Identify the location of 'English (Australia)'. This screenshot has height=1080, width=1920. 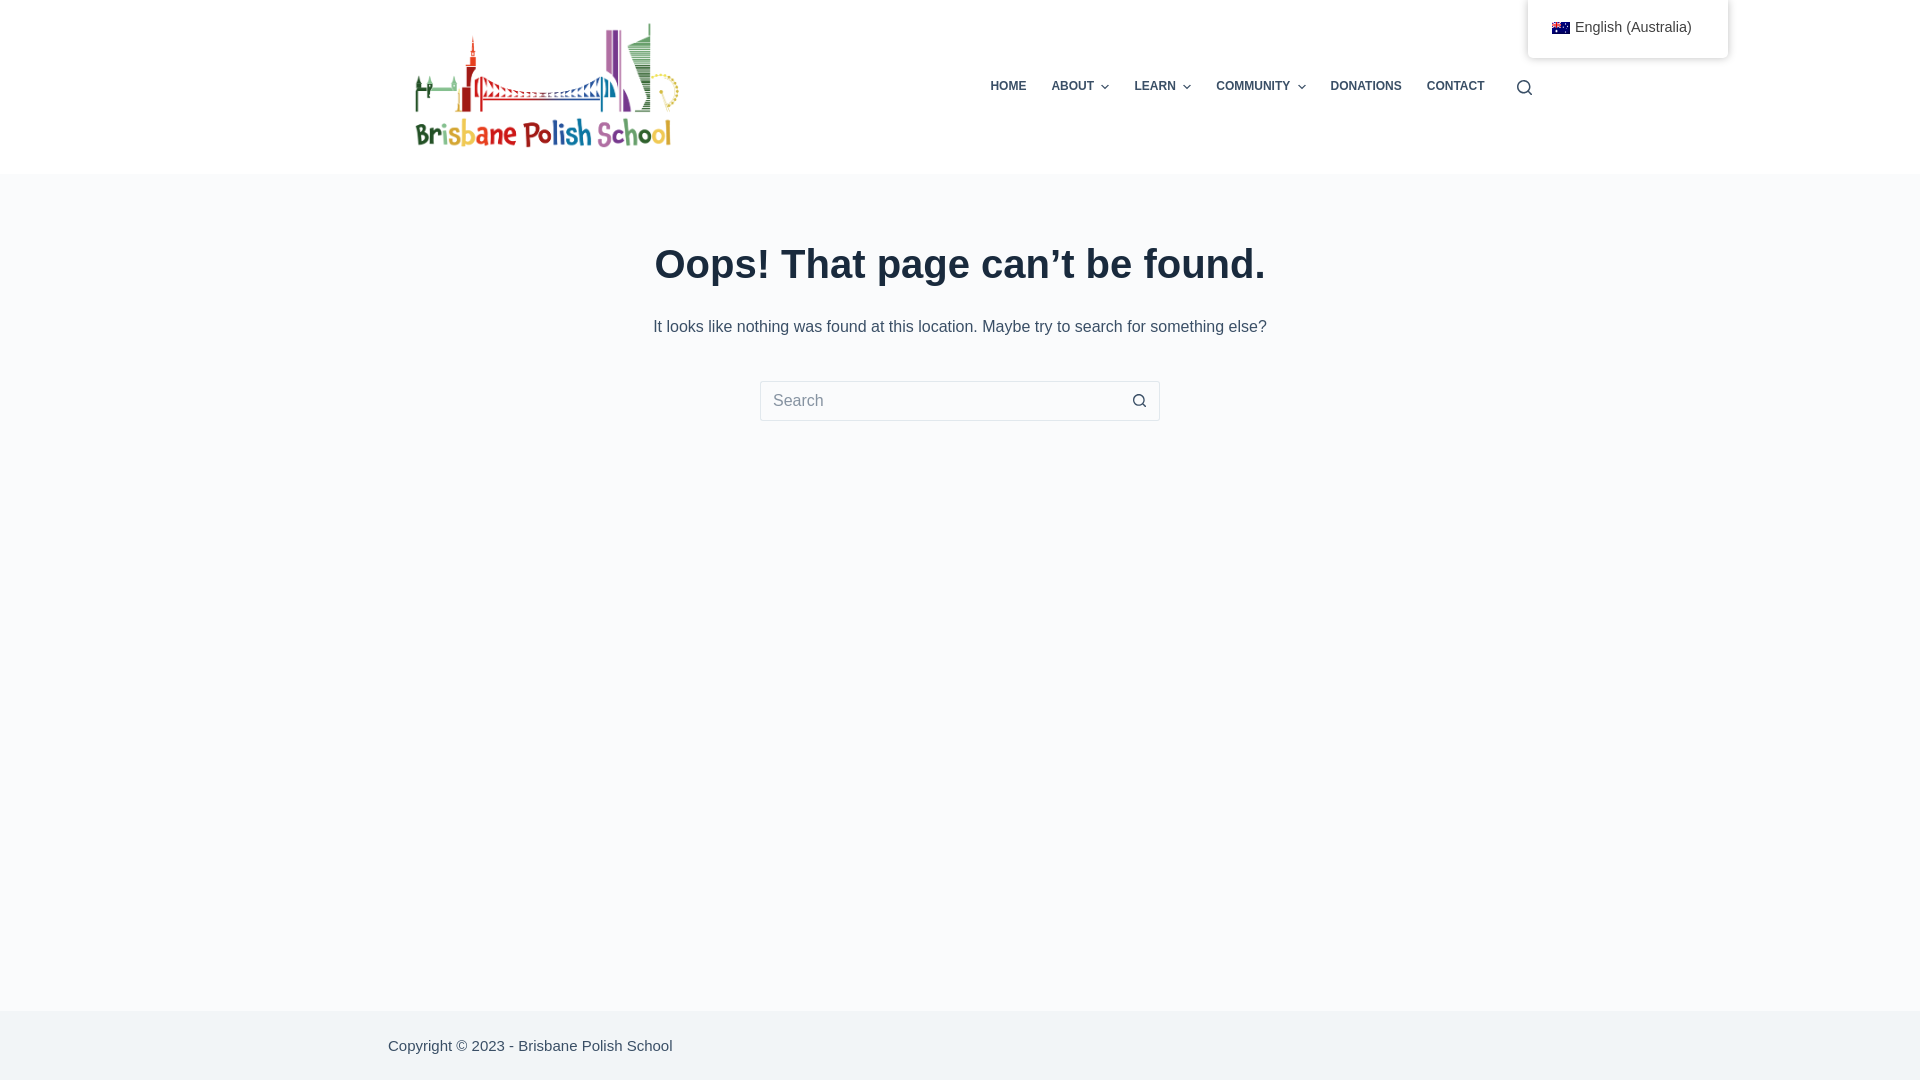
(1526, 27).